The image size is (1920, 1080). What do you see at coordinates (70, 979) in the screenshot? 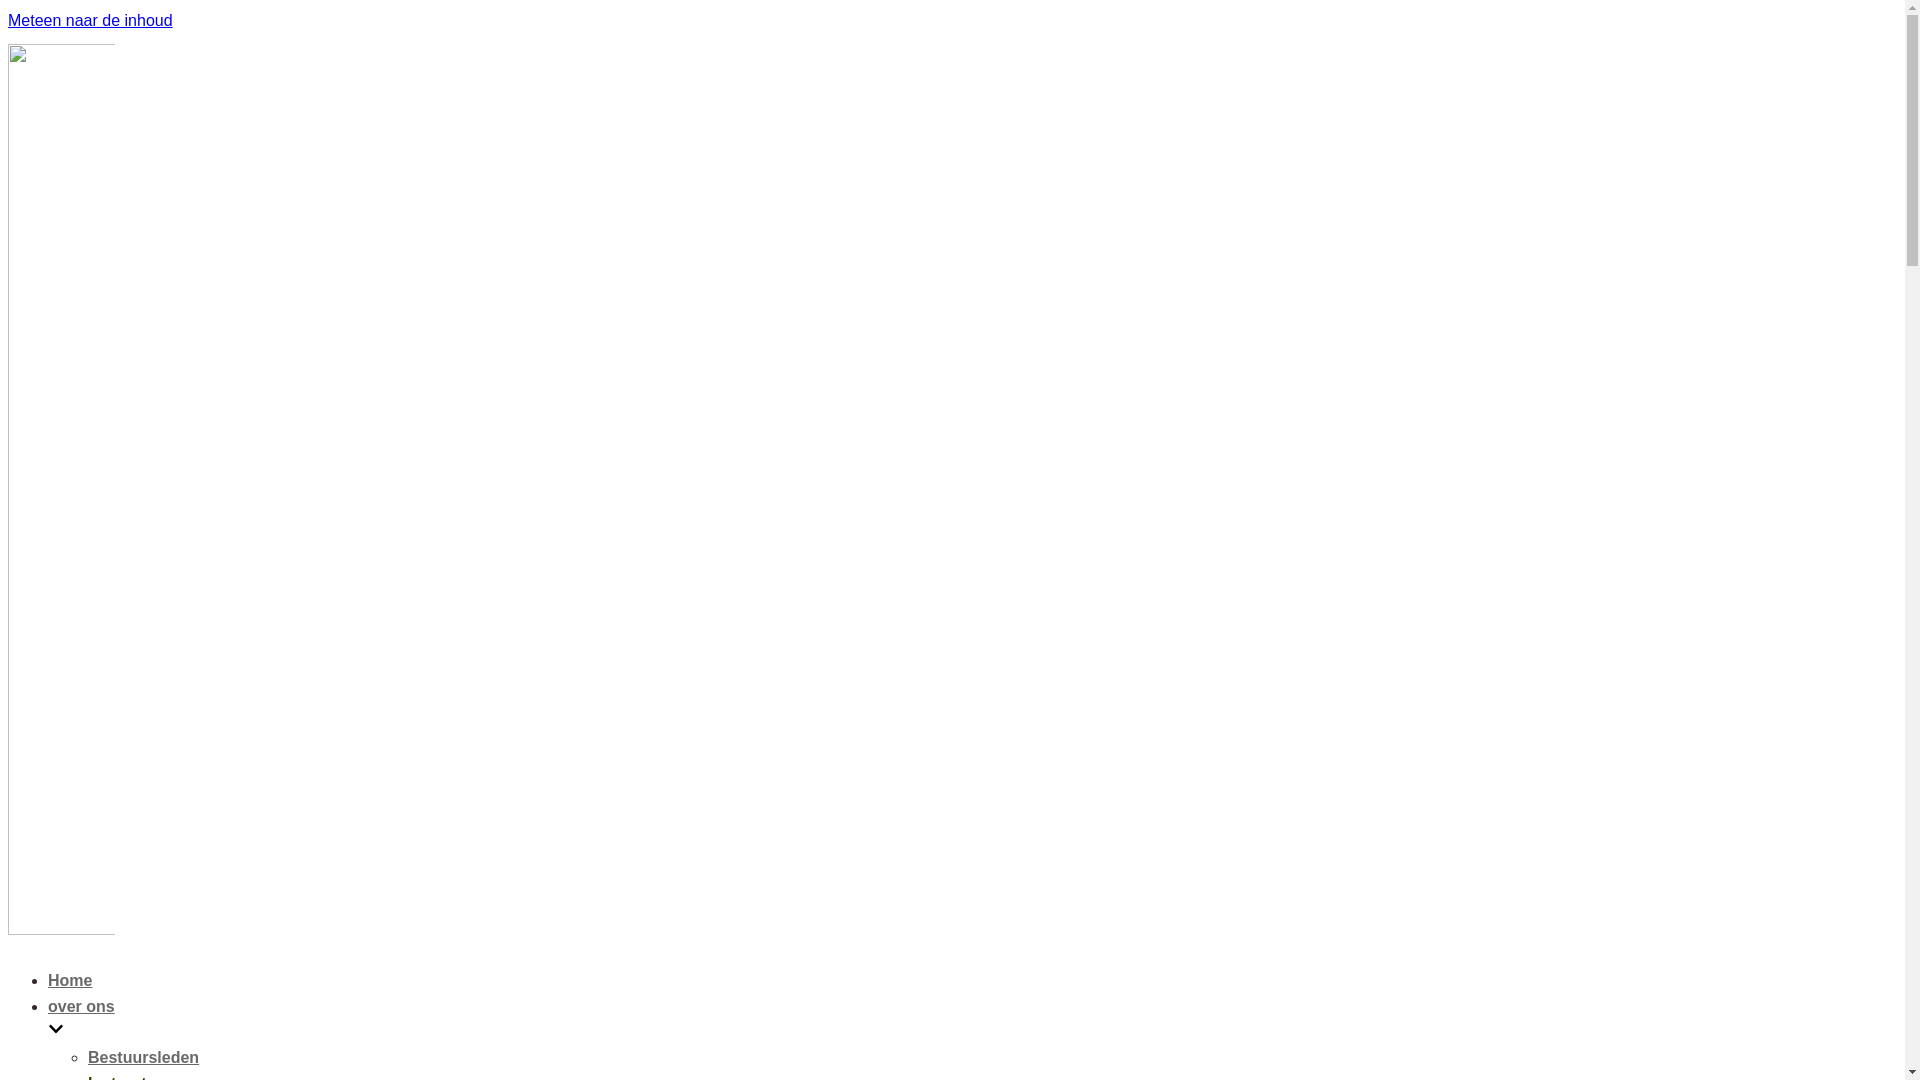
I see `'Home'` at bounding box center [70, 979].